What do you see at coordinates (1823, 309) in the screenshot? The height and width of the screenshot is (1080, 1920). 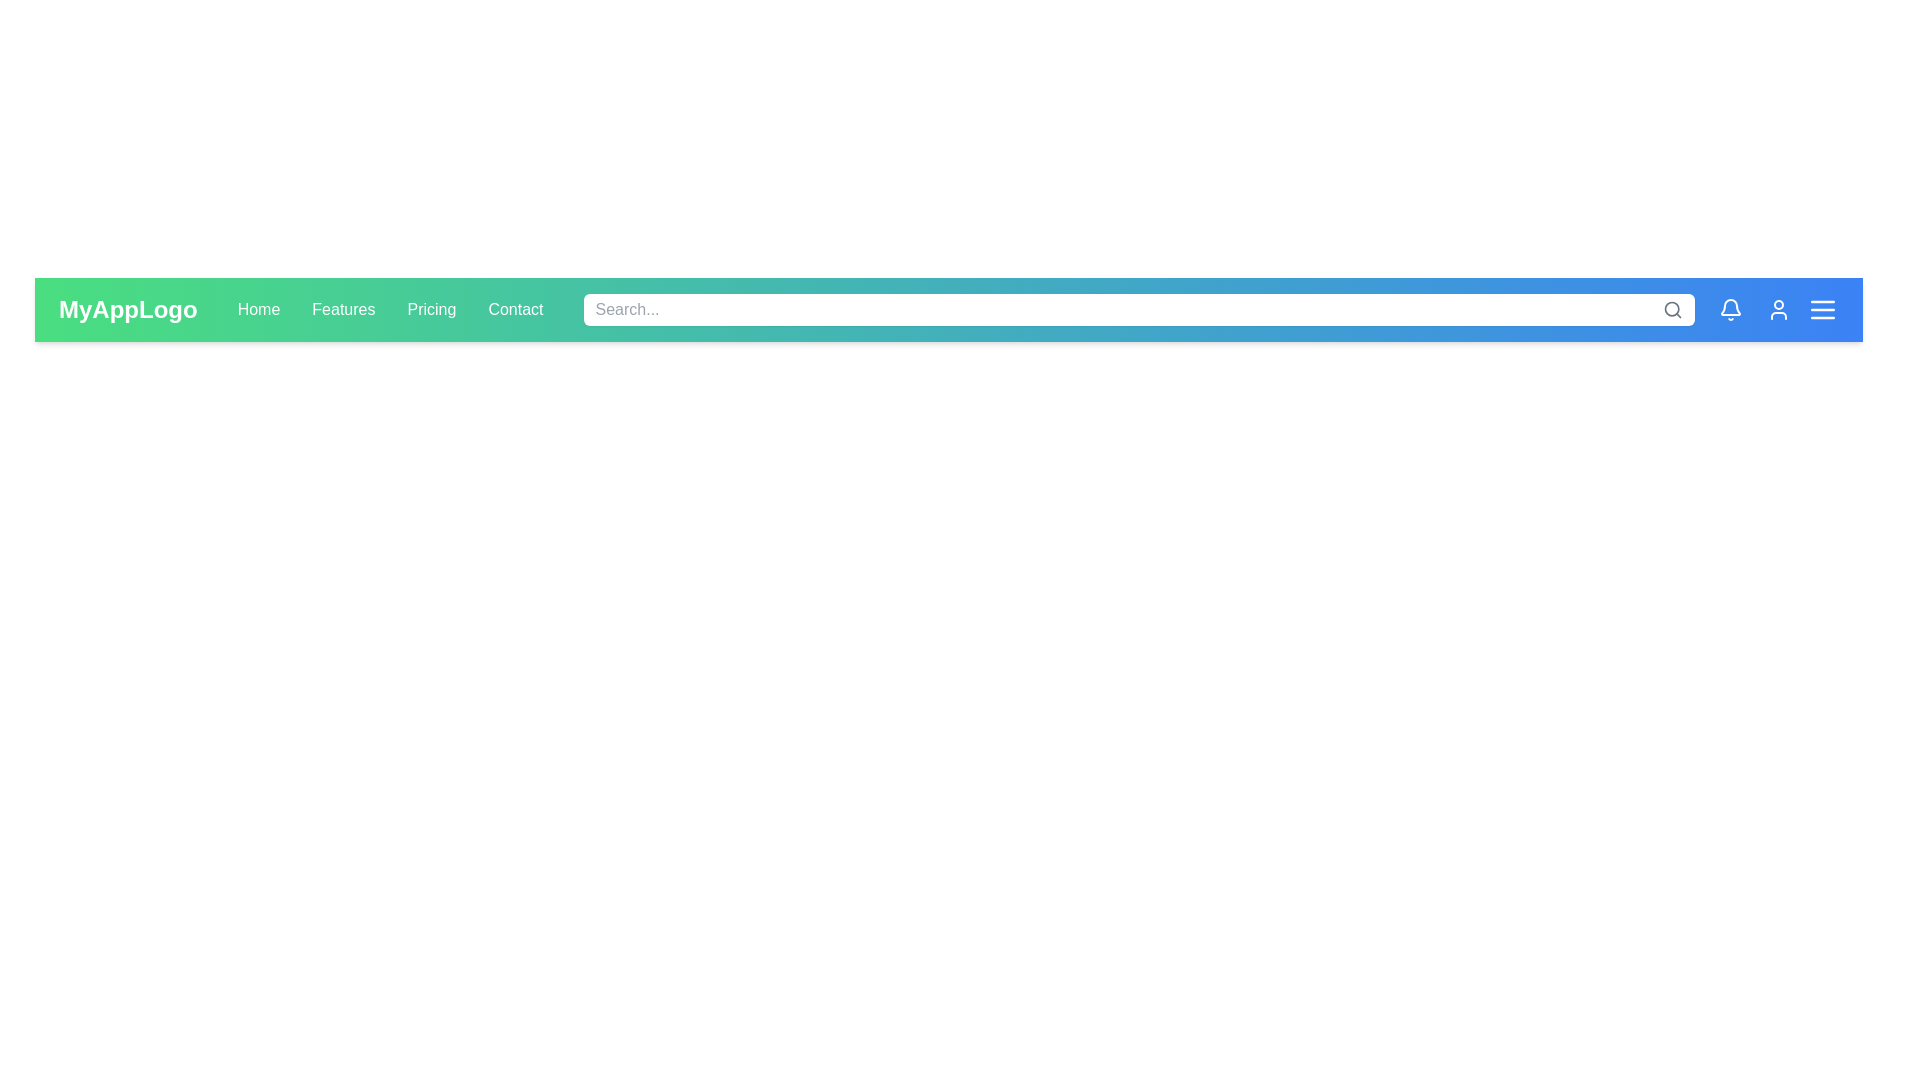 I see `the menu icon (three horizontal lines) located at the top-right corner of the interface` at bounding box center [1823, 309].